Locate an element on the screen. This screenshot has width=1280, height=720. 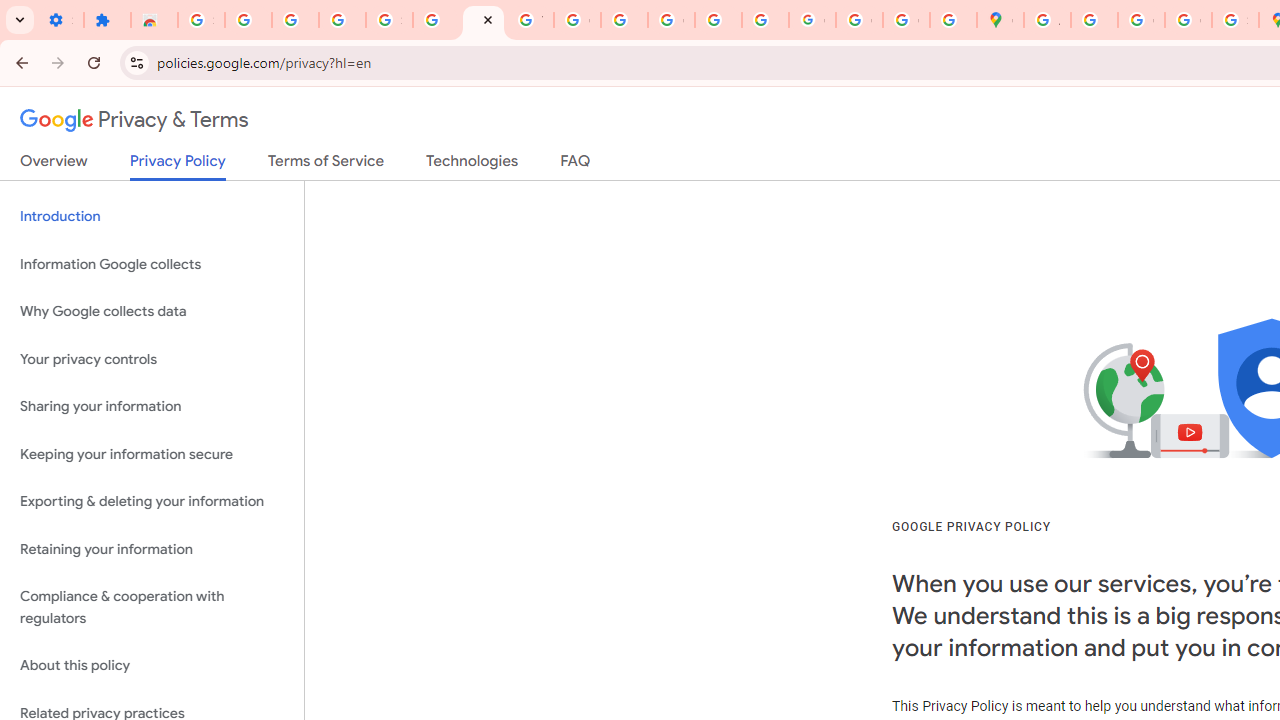
'Sharing your information' is located at coordinates (151, 406).